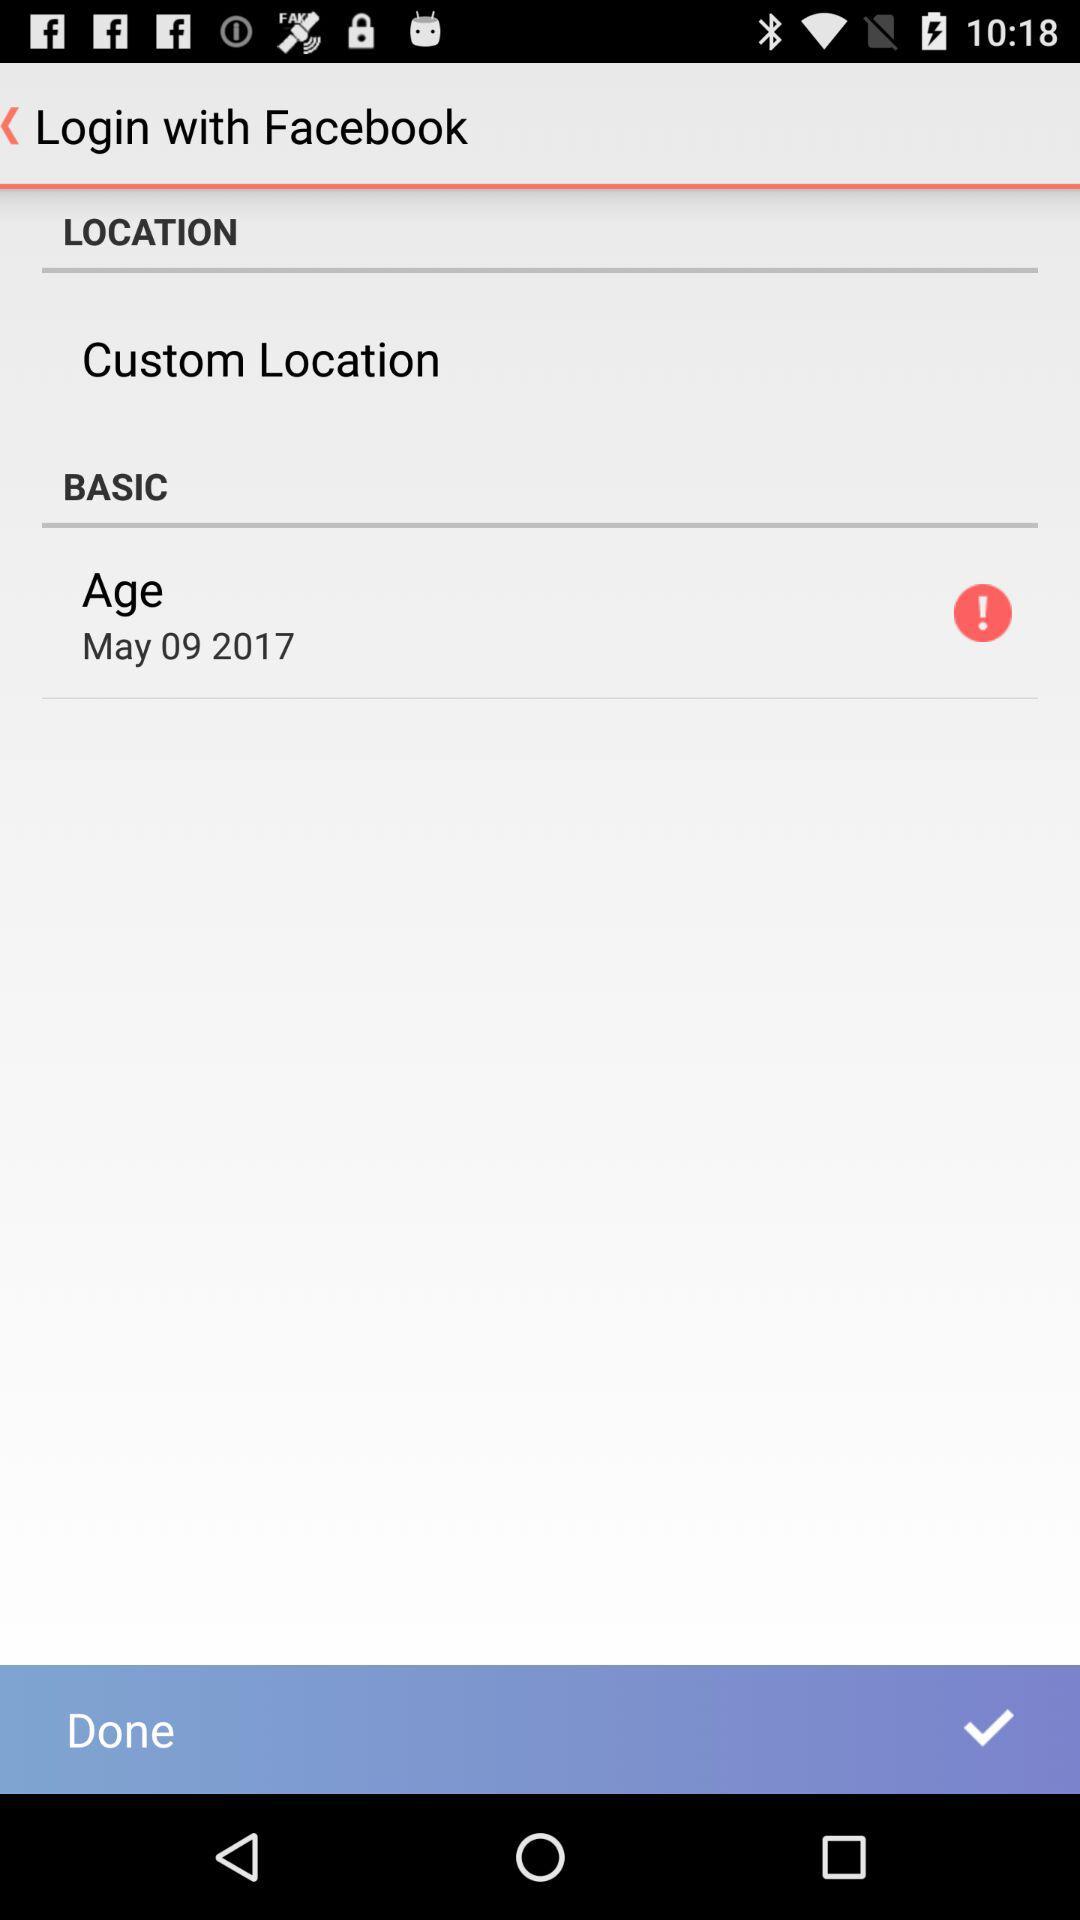  Describe the element at coordinates (981, 612) in the screenshot. I see `the item at the top right corner` at that location.